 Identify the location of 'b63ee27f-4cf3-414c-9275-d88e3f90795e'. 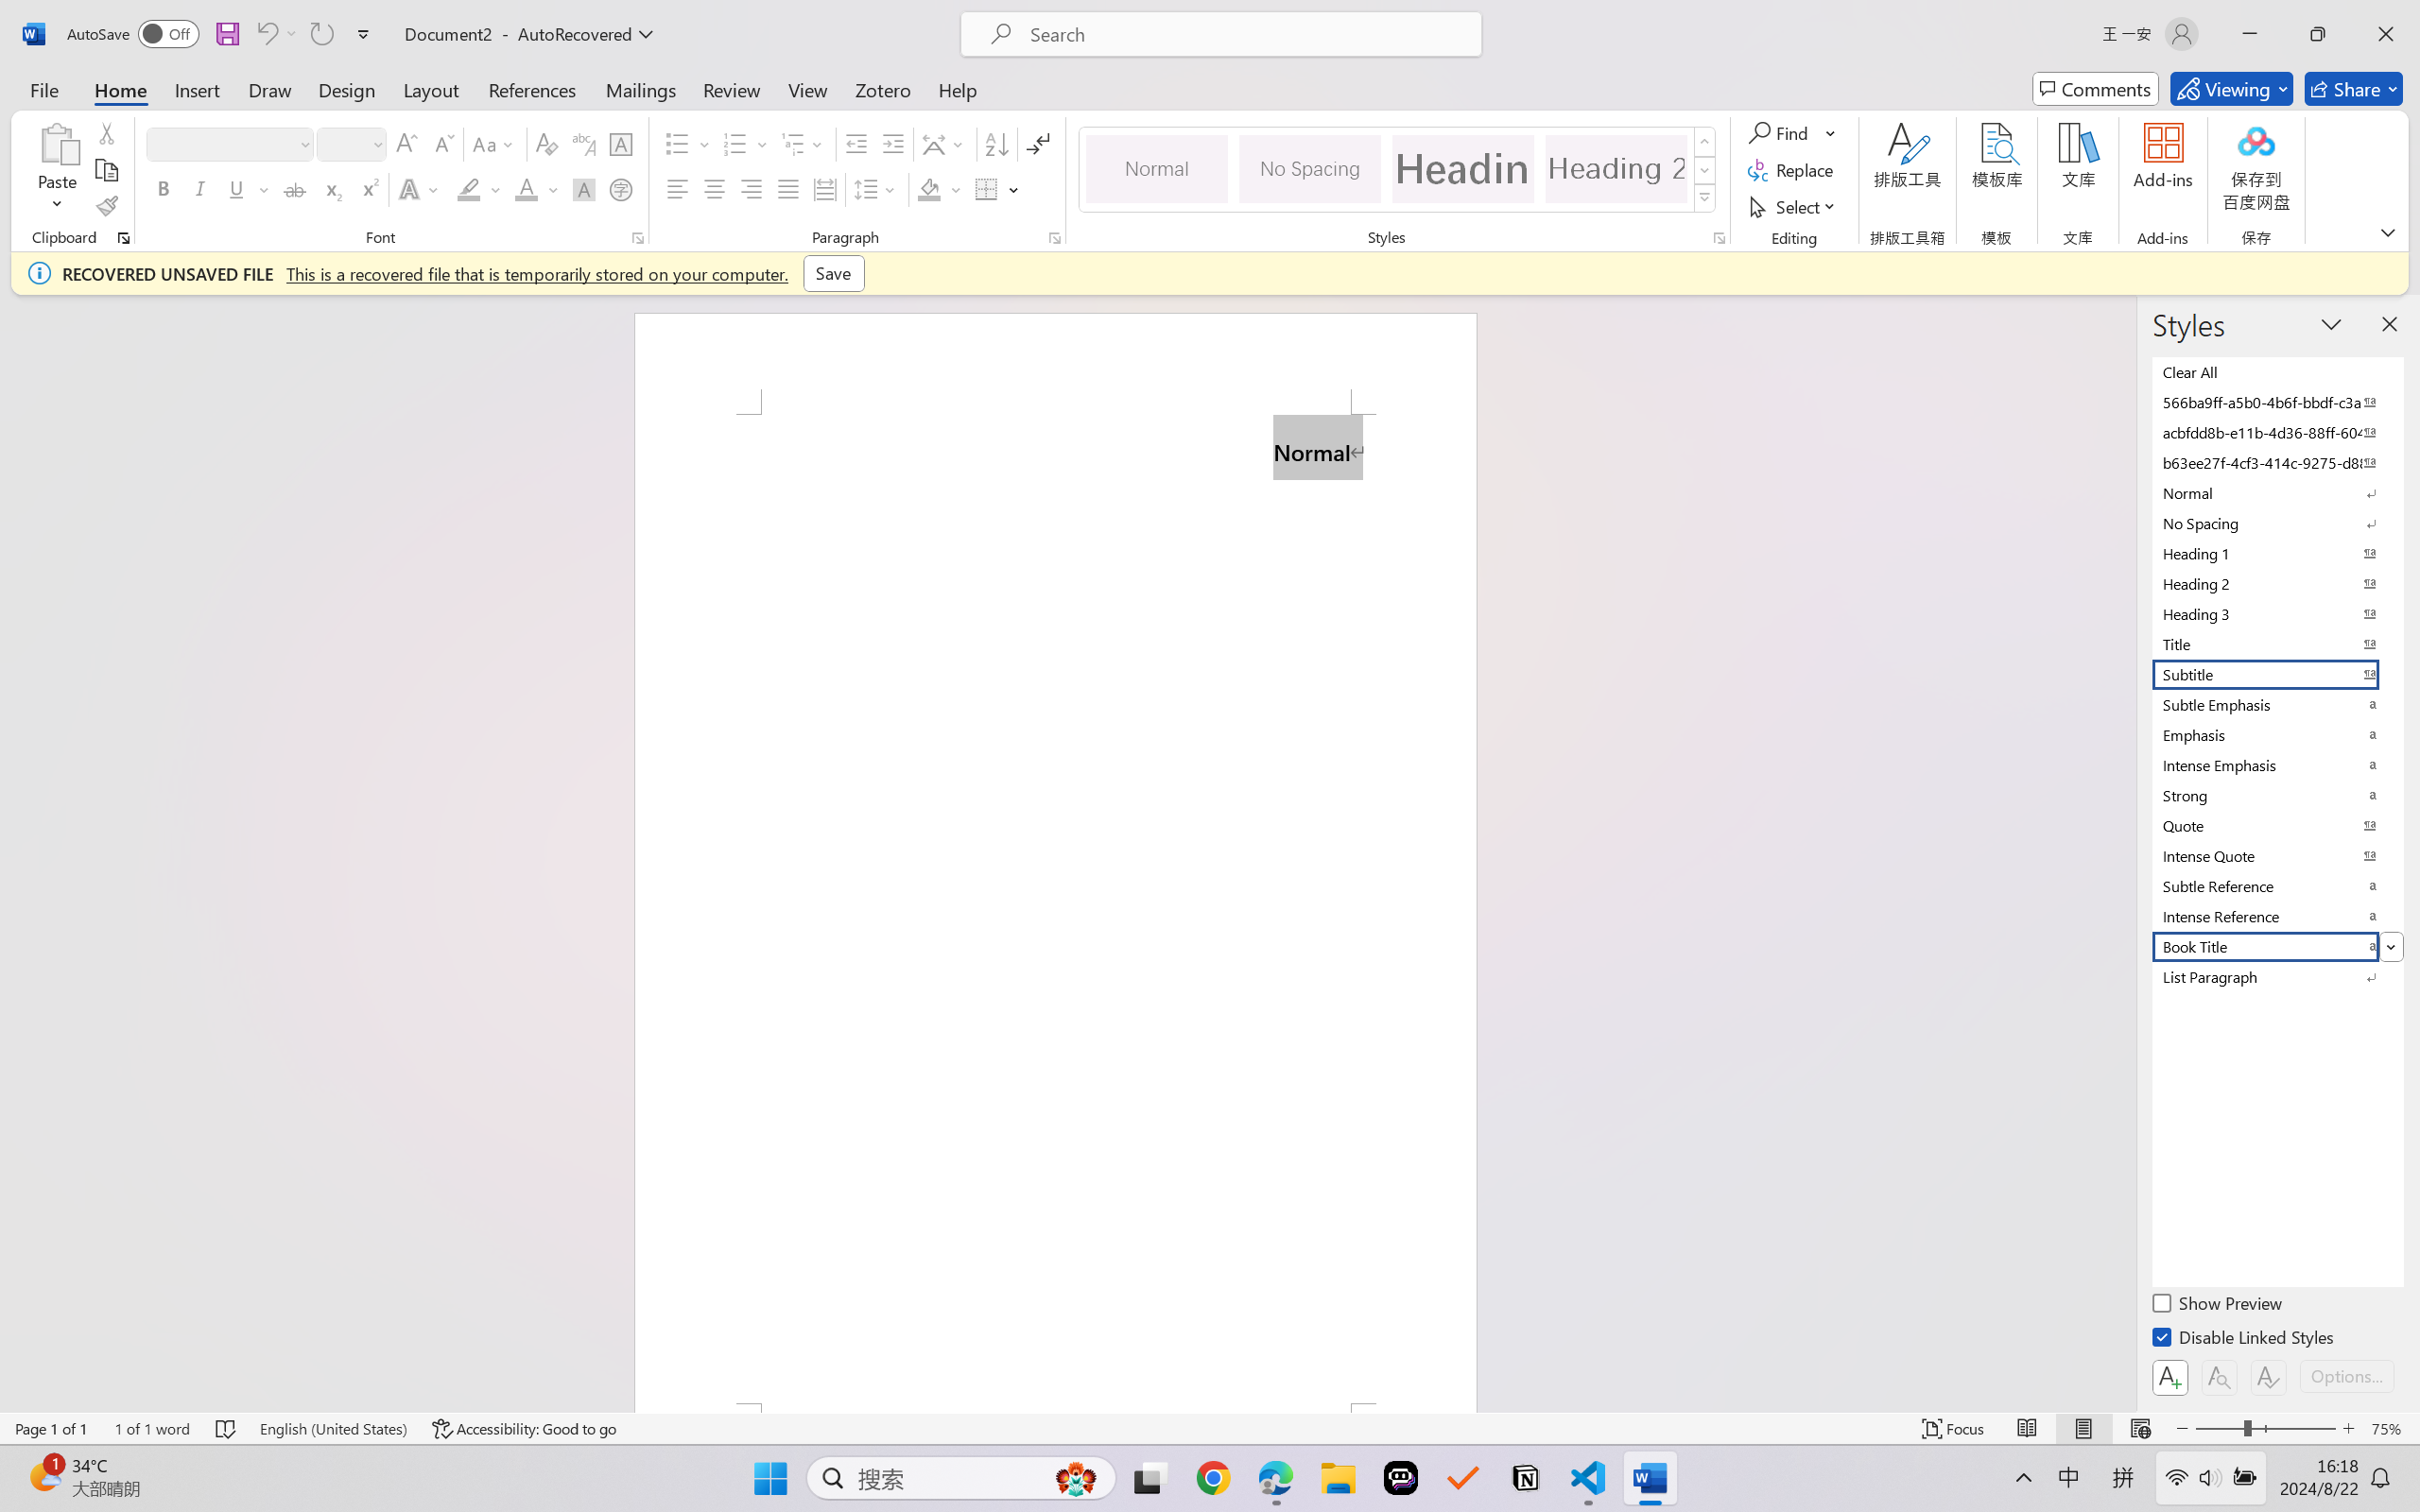
(2275, 461).